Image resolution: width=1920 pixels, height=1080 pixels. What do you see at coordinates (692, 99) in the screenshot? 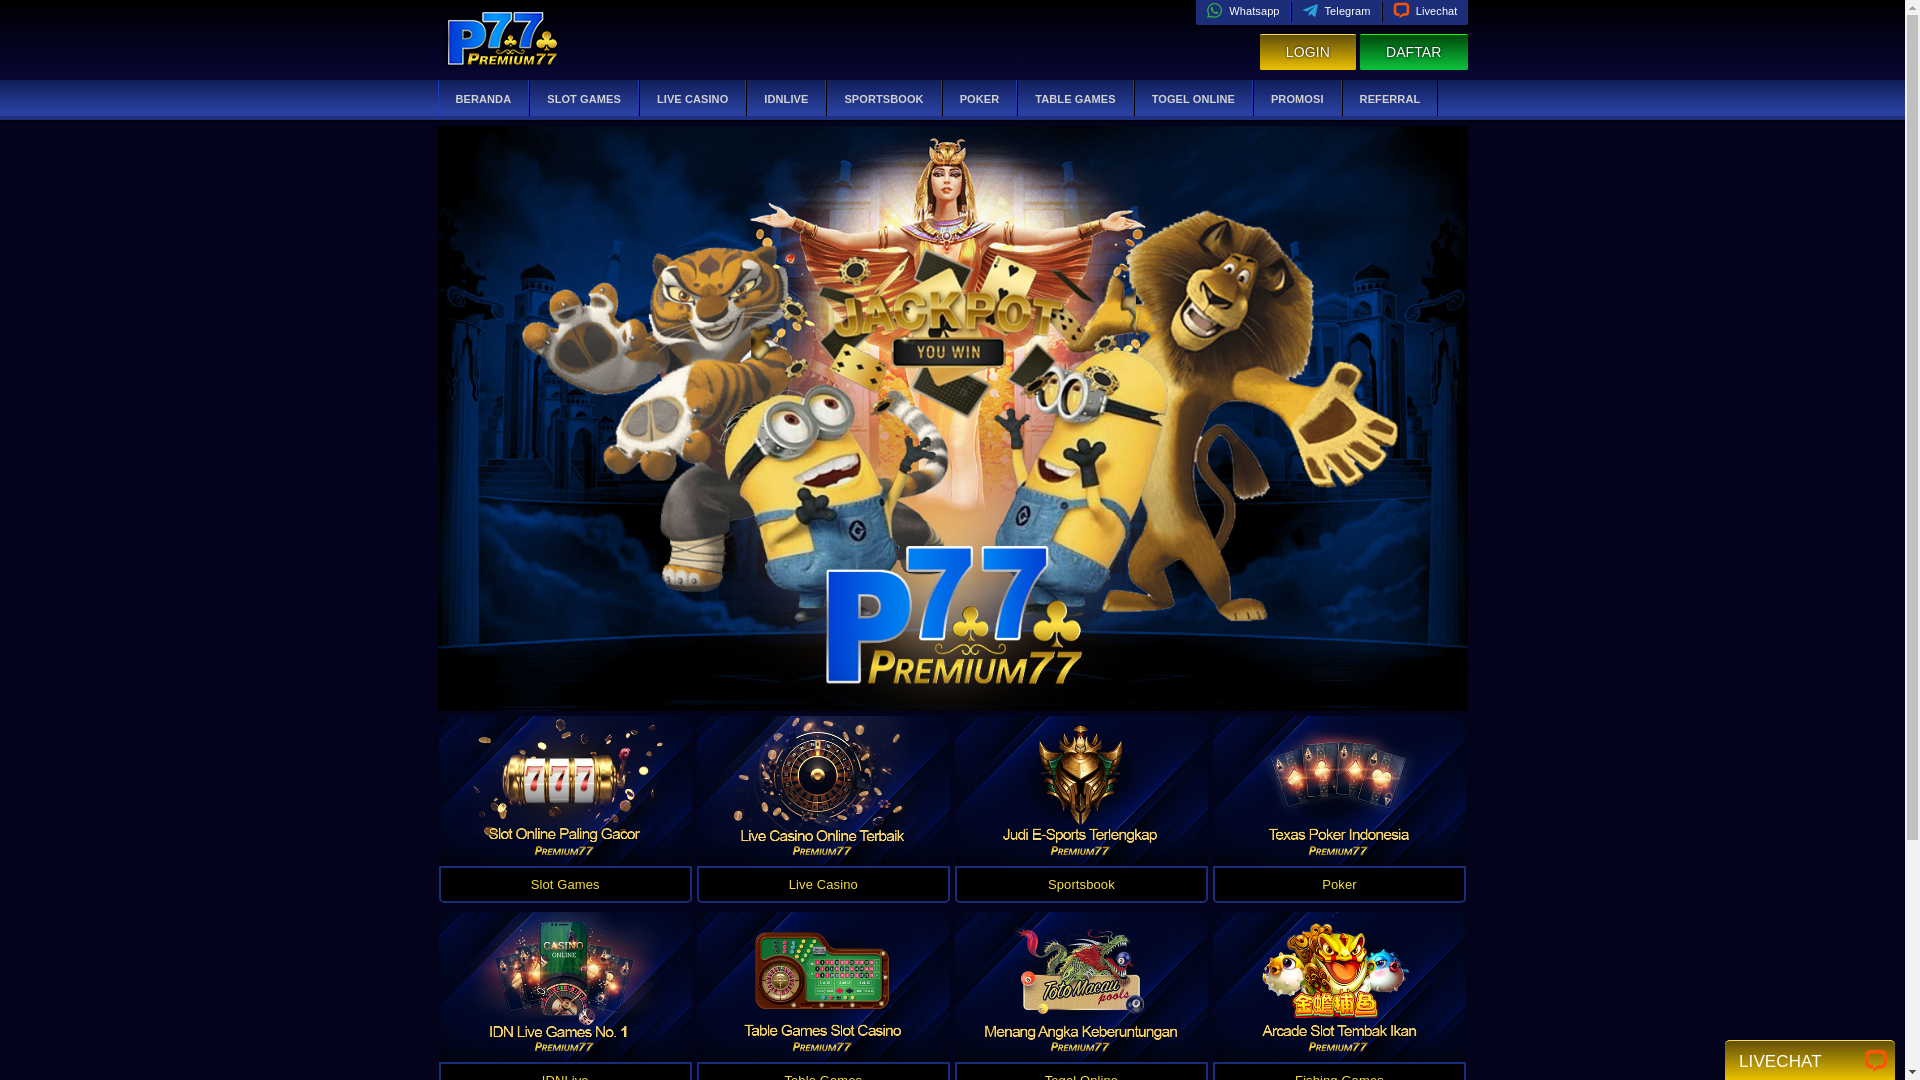
I see `'LIVE CASINO'` at bounding box center [692, 99].